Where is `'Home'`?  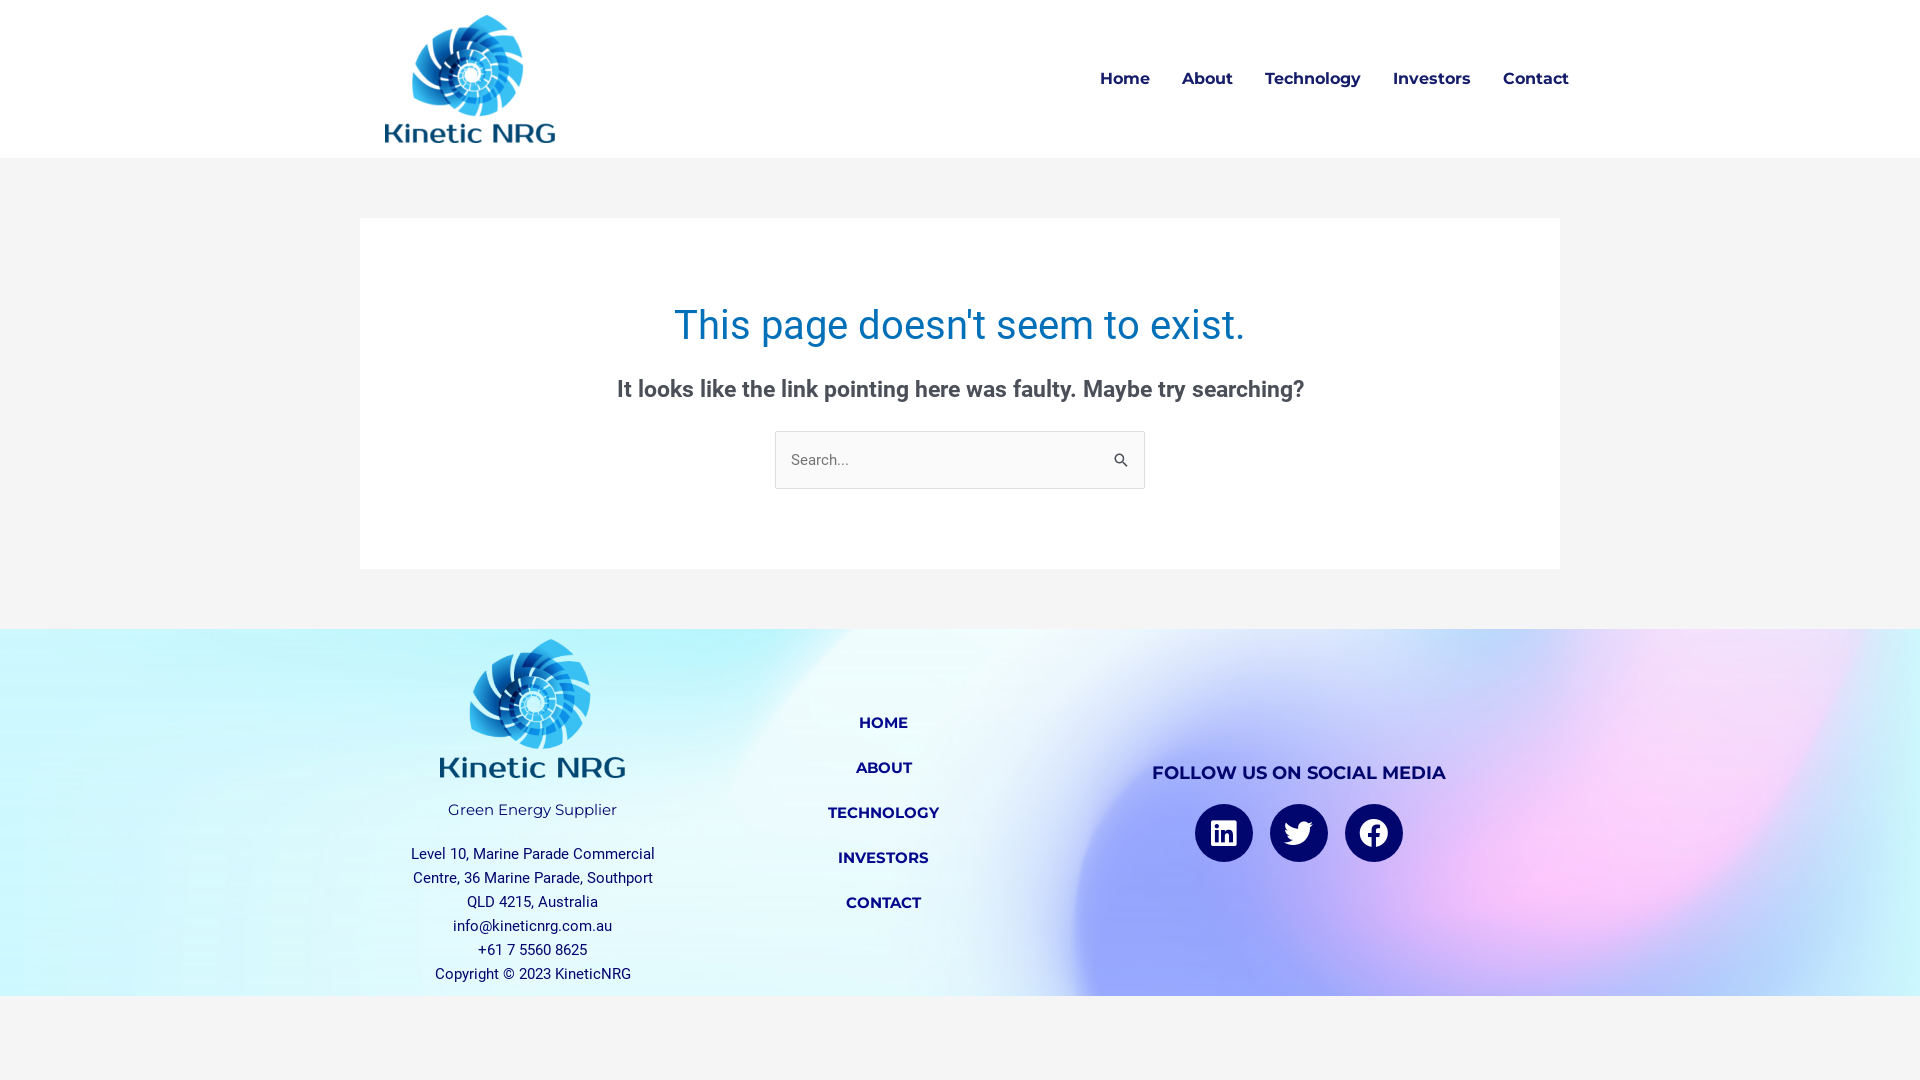
'Home' is located at coordinates (1083, 77).